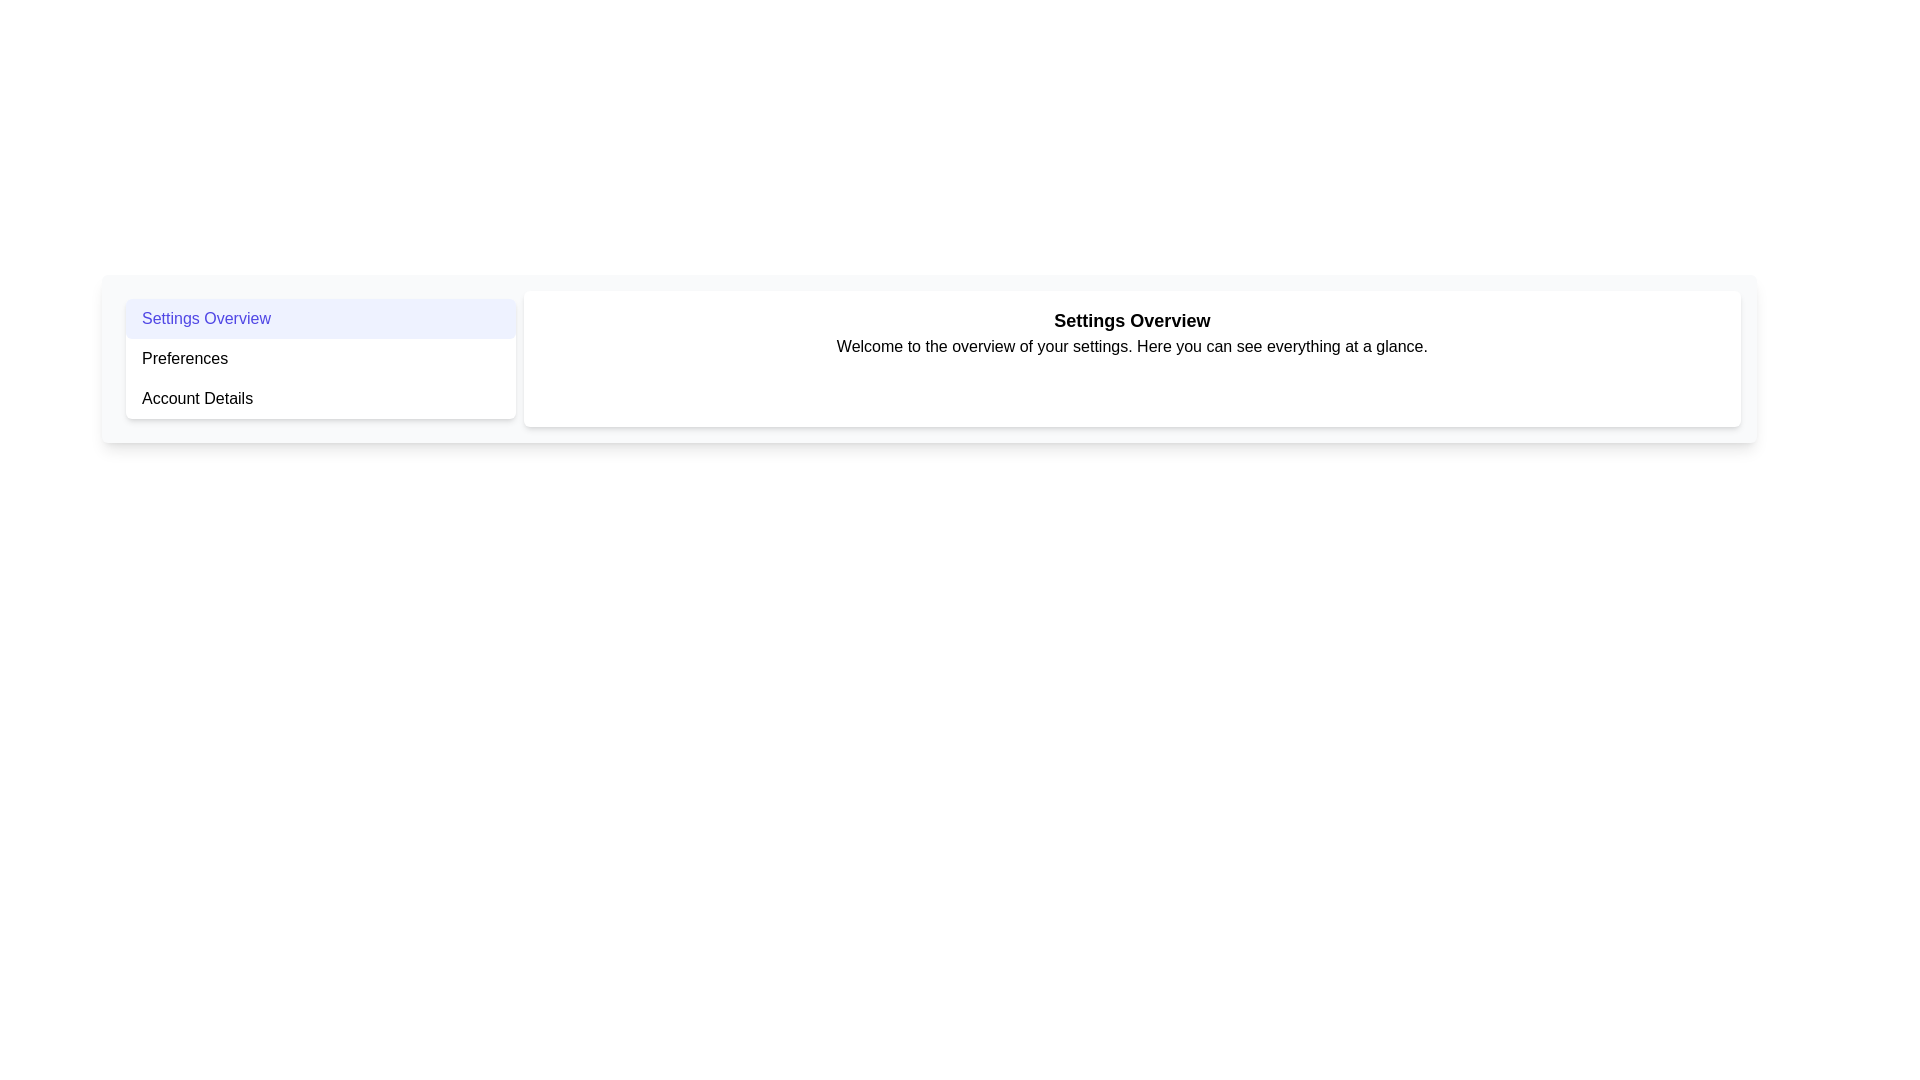 Image resolution: width=1920 pixels, height=1080 pixels. I want to click on the 'Preferences' button, which is a rectangular button with rounded corners located in the left pane of the interface, below 'Settings Overview' and above 'Account Details', so click(320, 357).